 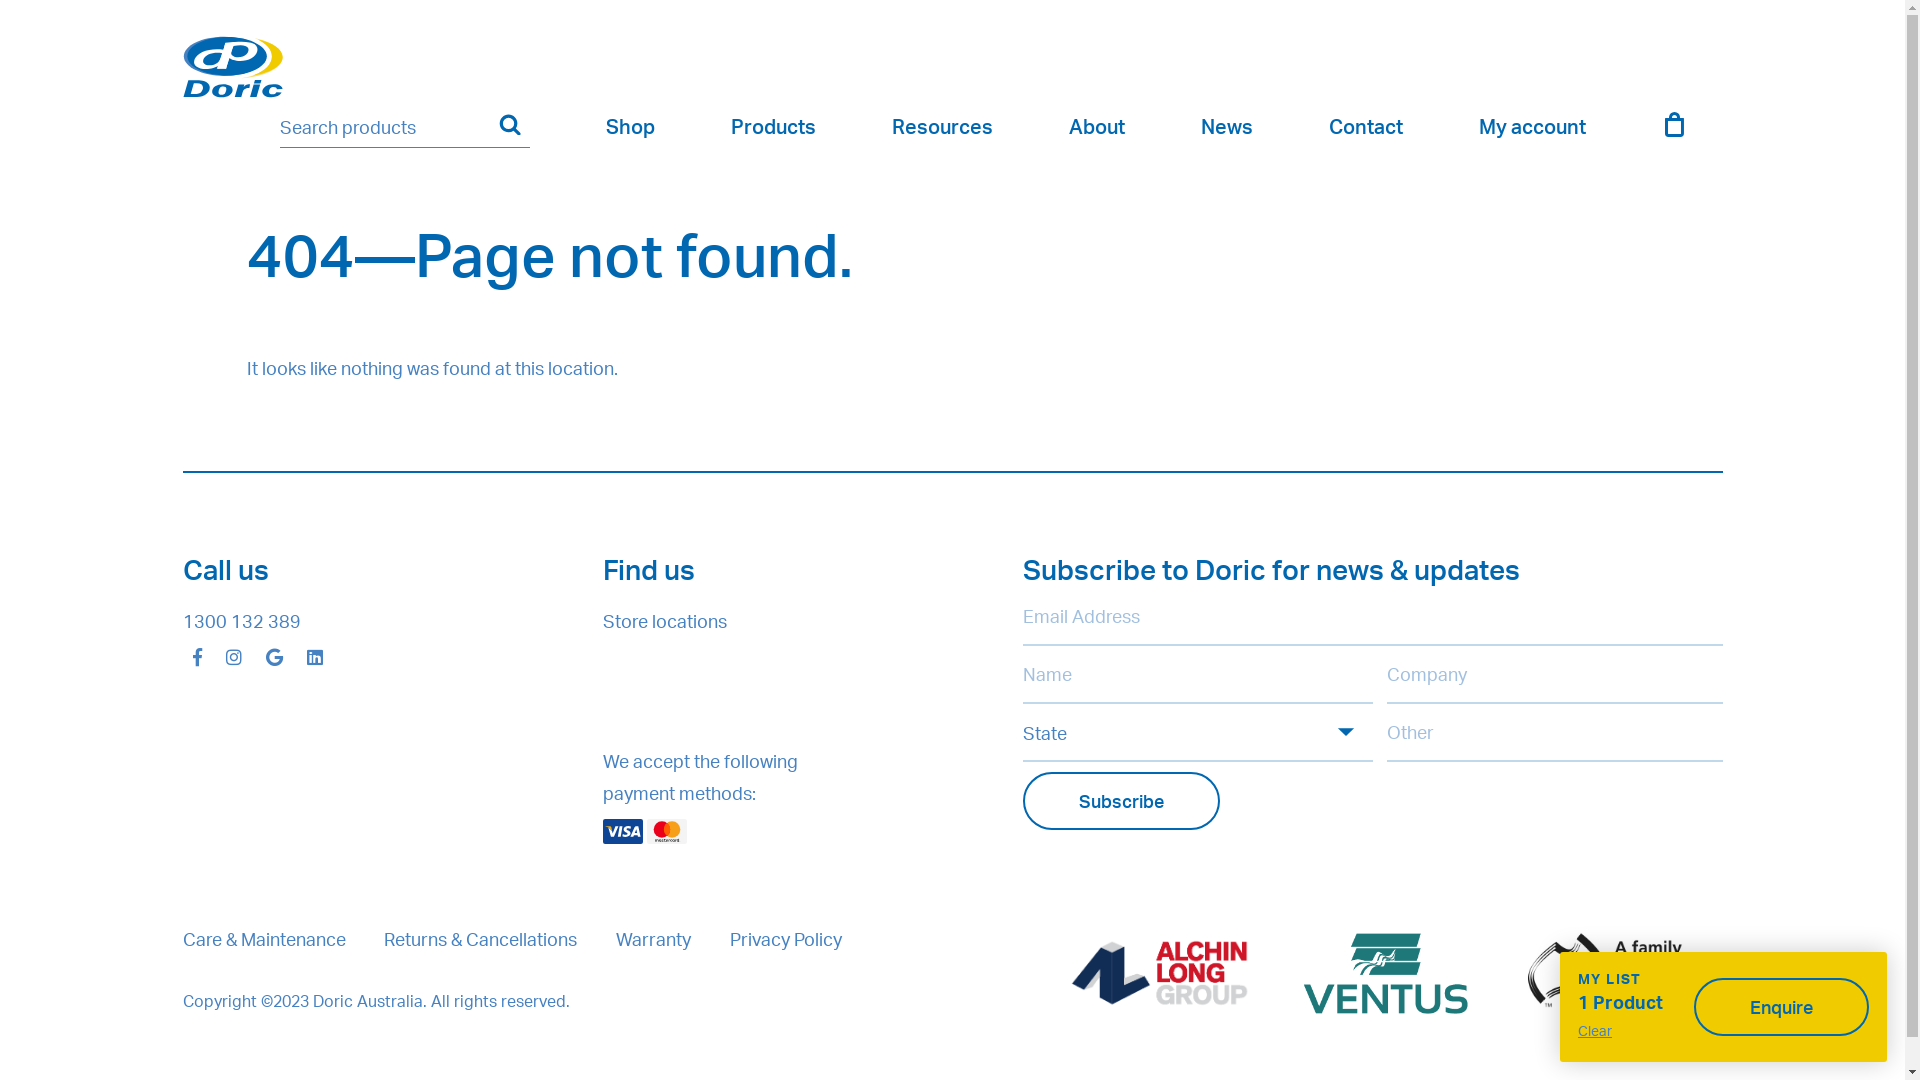 I want to click on 'Care & Maintenance', so click(x=262, y=938).